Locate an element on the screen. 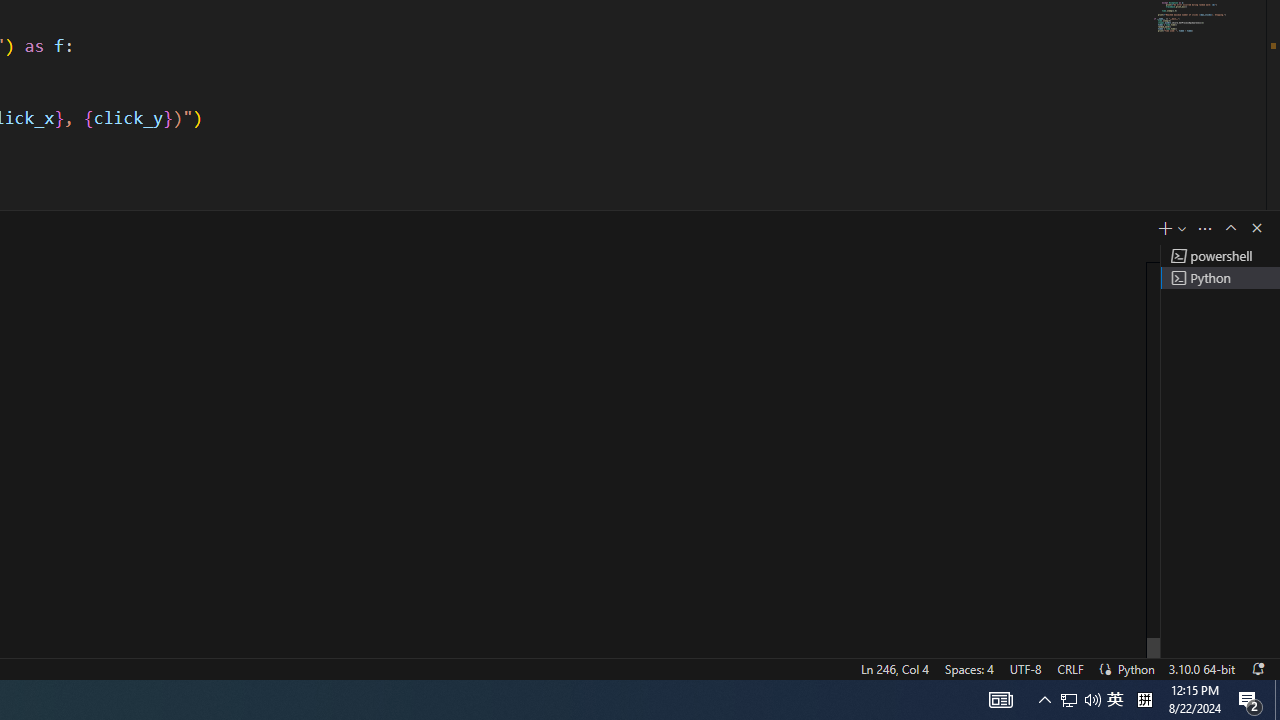 The height and width of the screenshot is (720, 1280). 'Spaces: 4' is located at coordinates (968, 668).